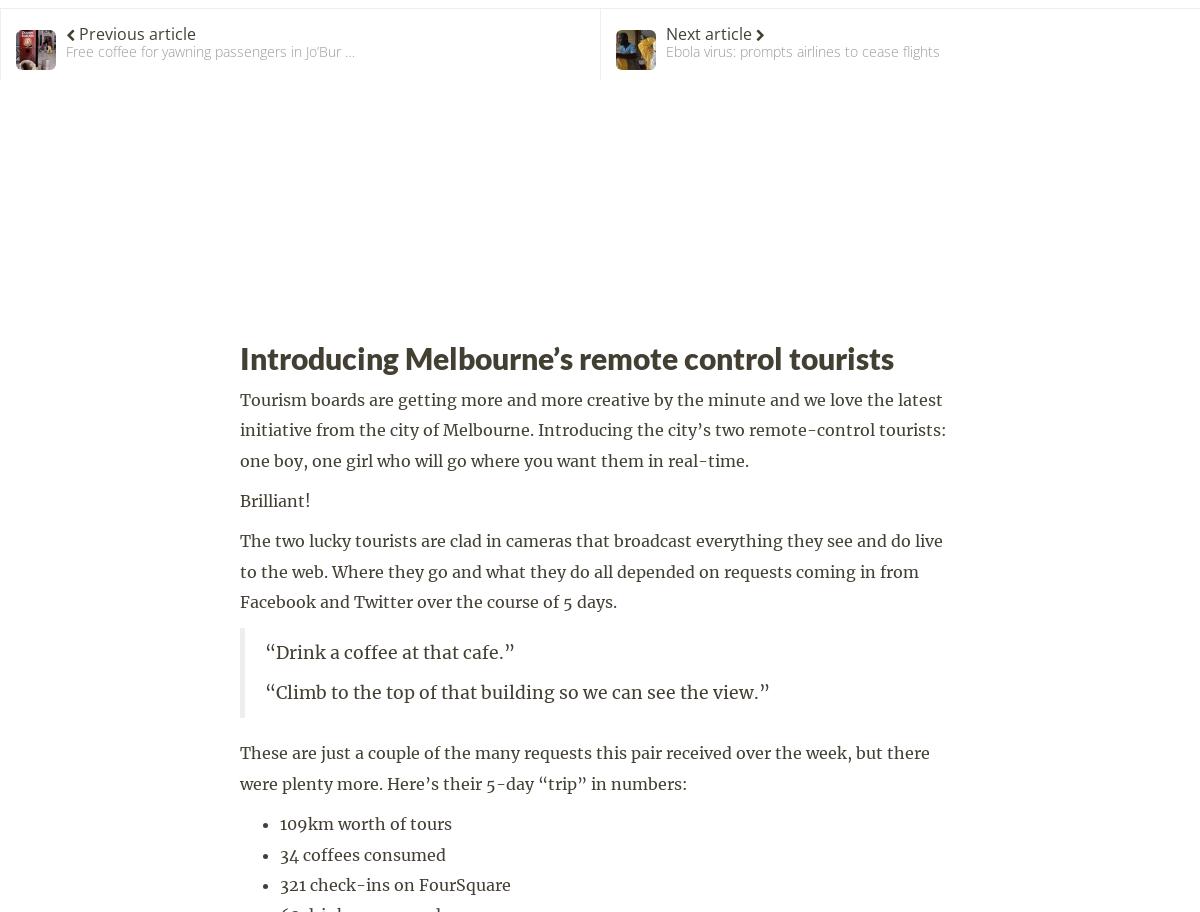  What do you see at coordinates (516, 693) in the screenshot?
I see `'“Climb to the top of that building so we can see the view.”'` at bounding box center [516, 693].